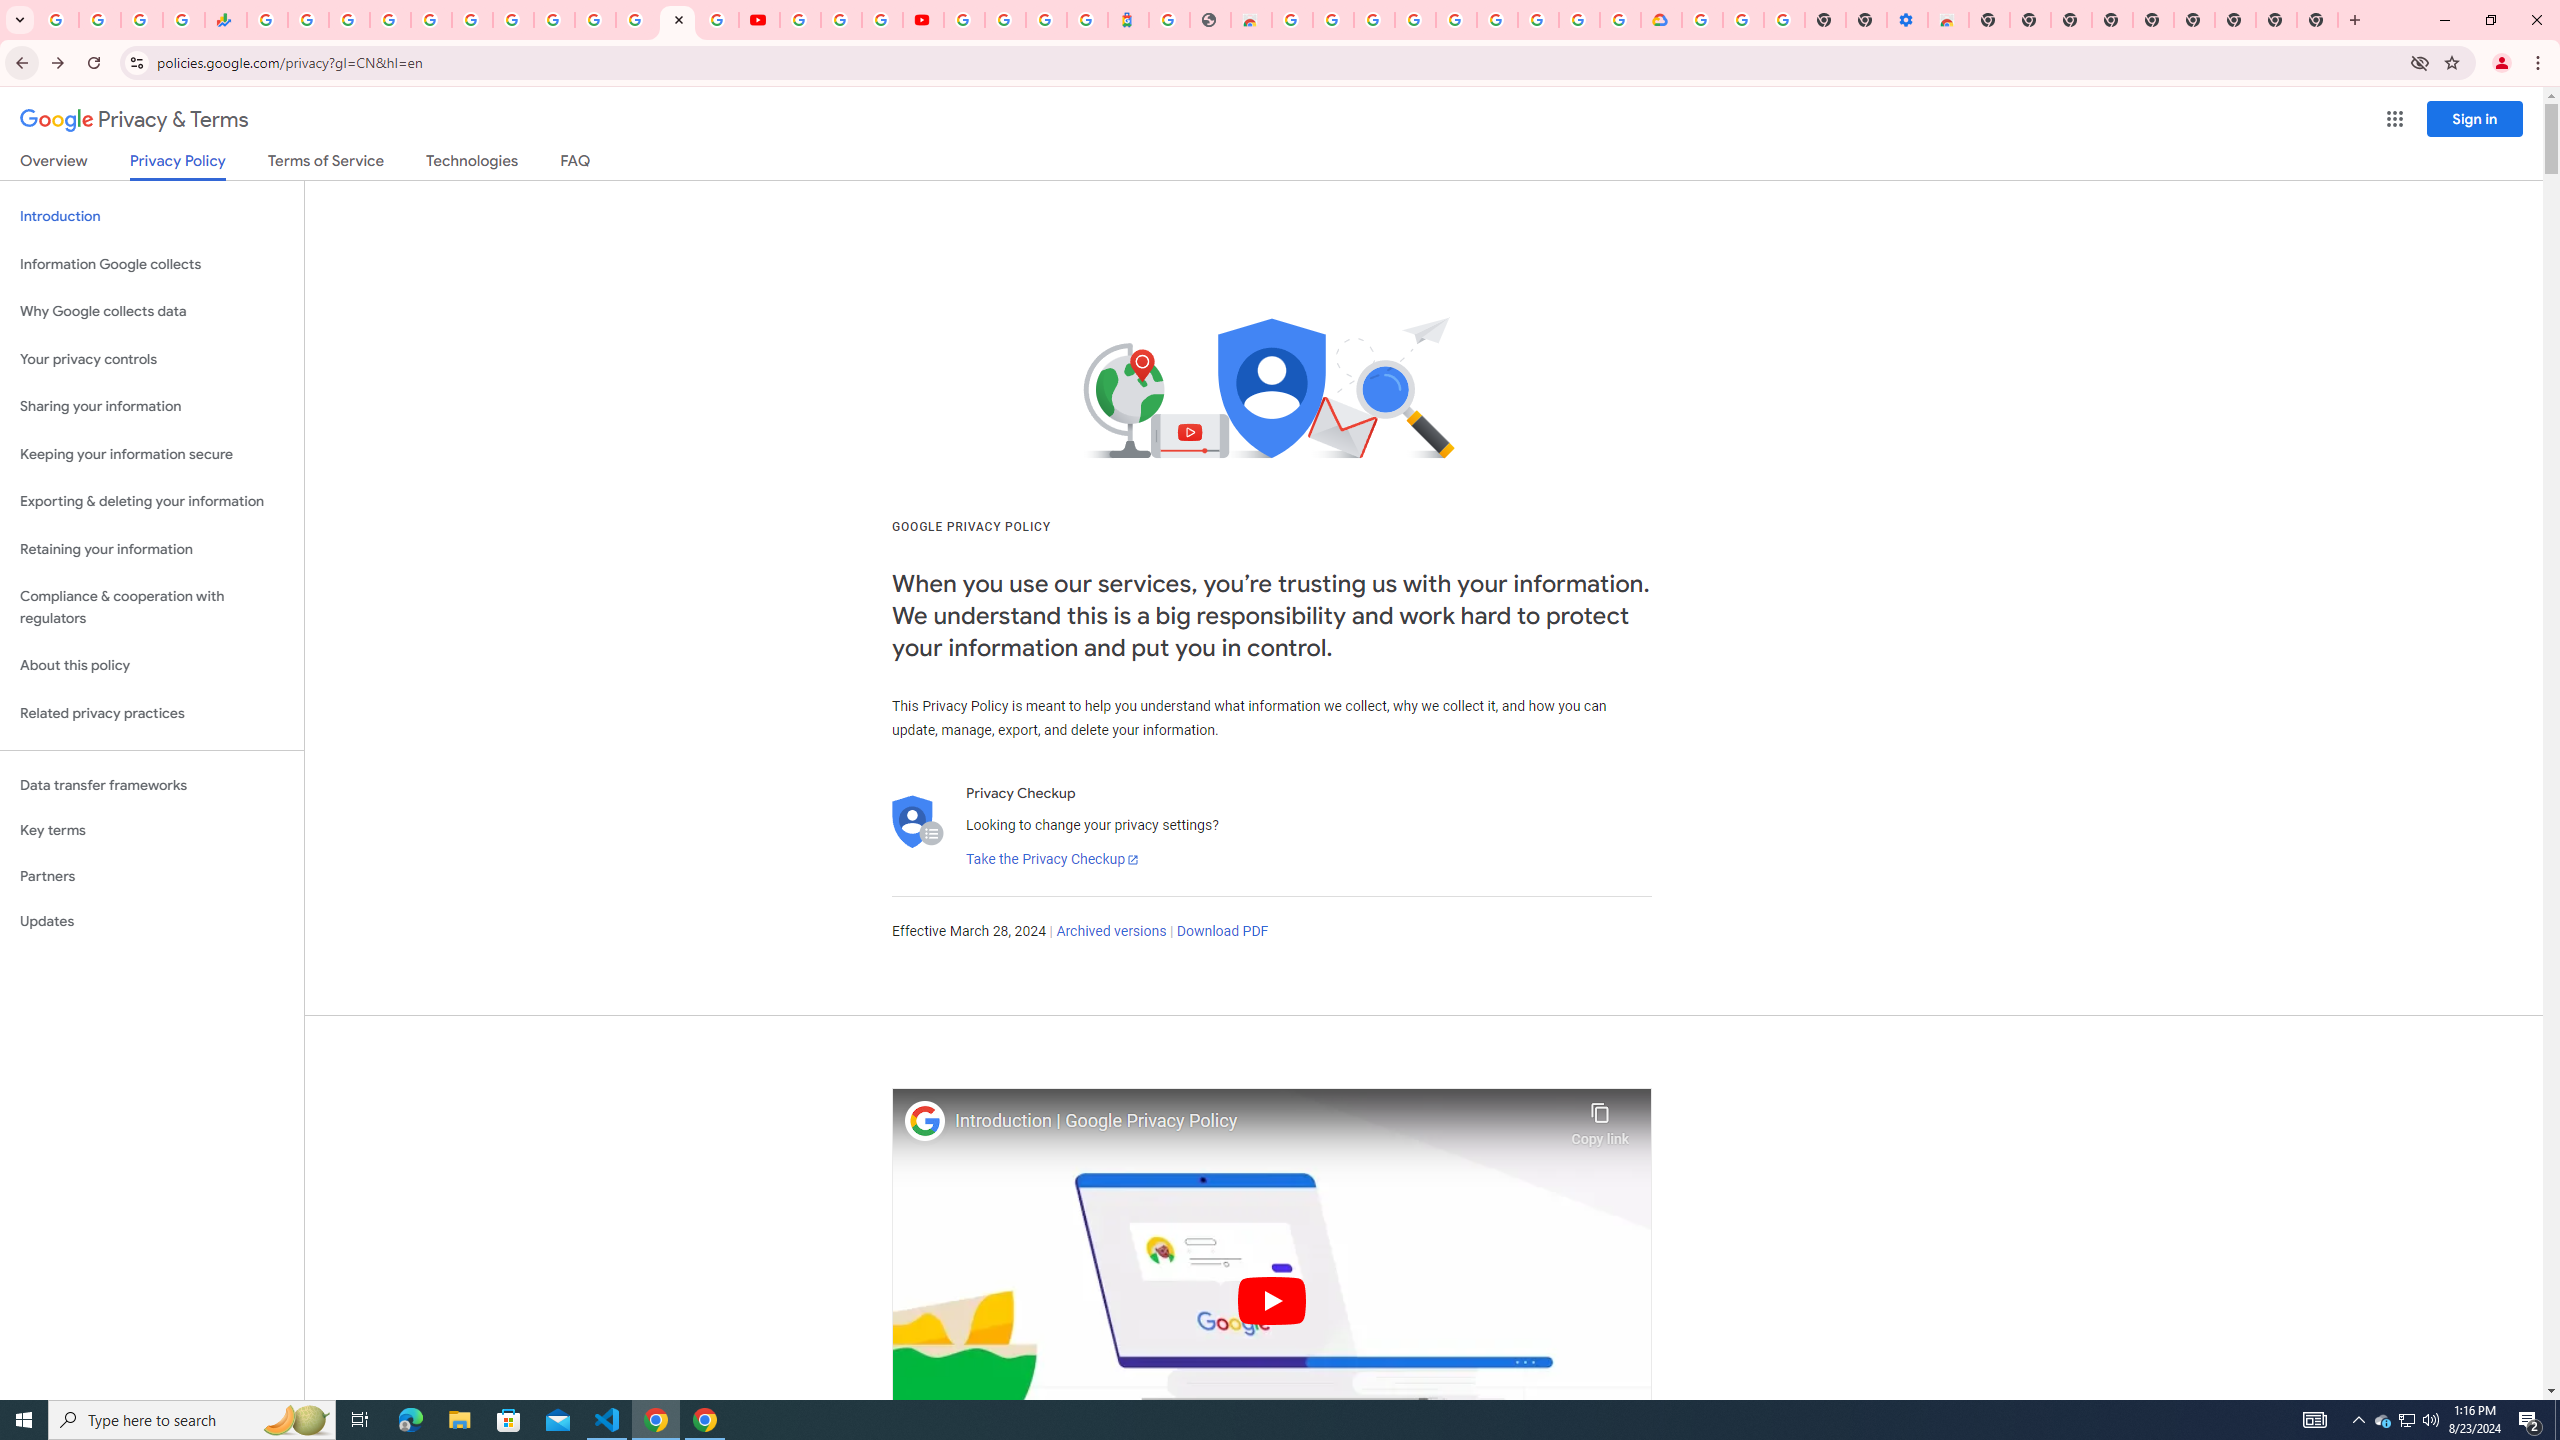  Describe the element at coordinates (1619, 19) in the screenshot. I see `'Browse the Google Chrome Community - Google Chrome Community'` at that location.